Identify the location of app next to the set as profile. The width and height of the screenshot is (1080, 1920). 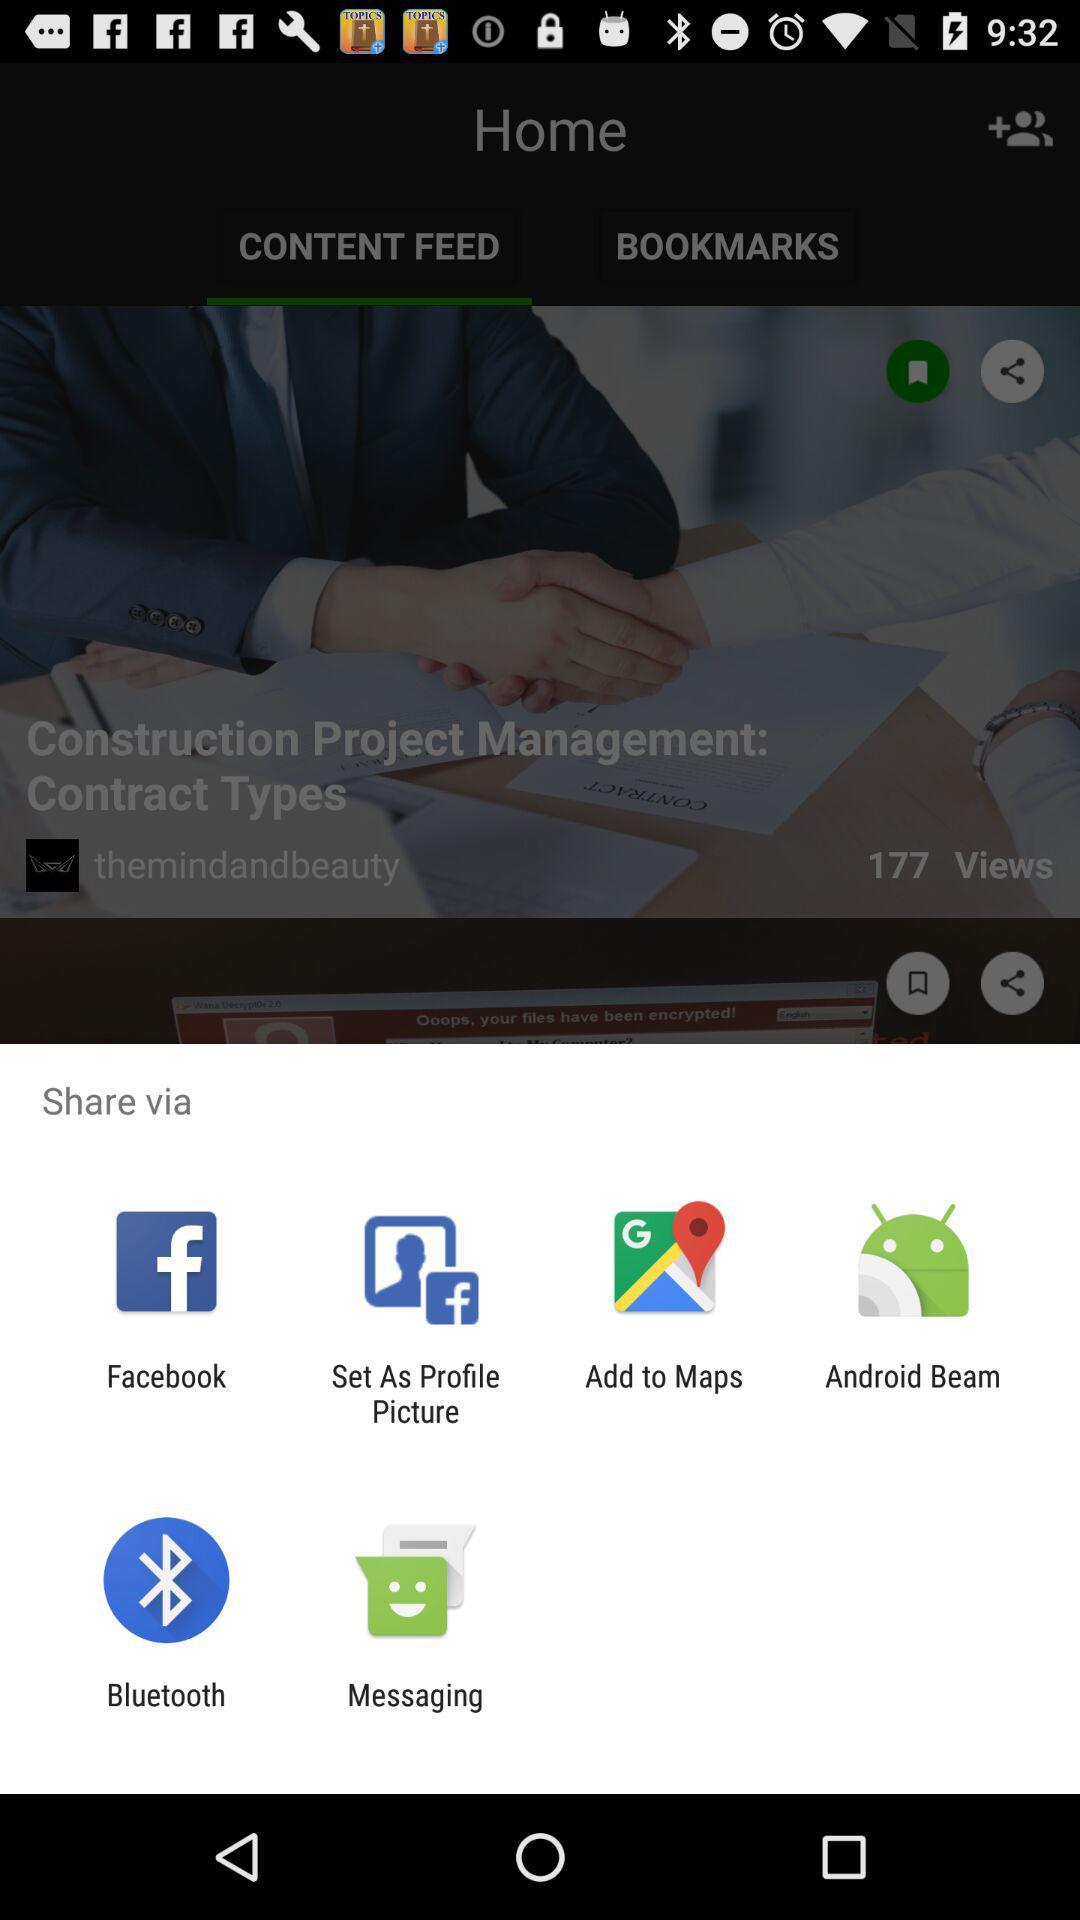
(664, 1392).